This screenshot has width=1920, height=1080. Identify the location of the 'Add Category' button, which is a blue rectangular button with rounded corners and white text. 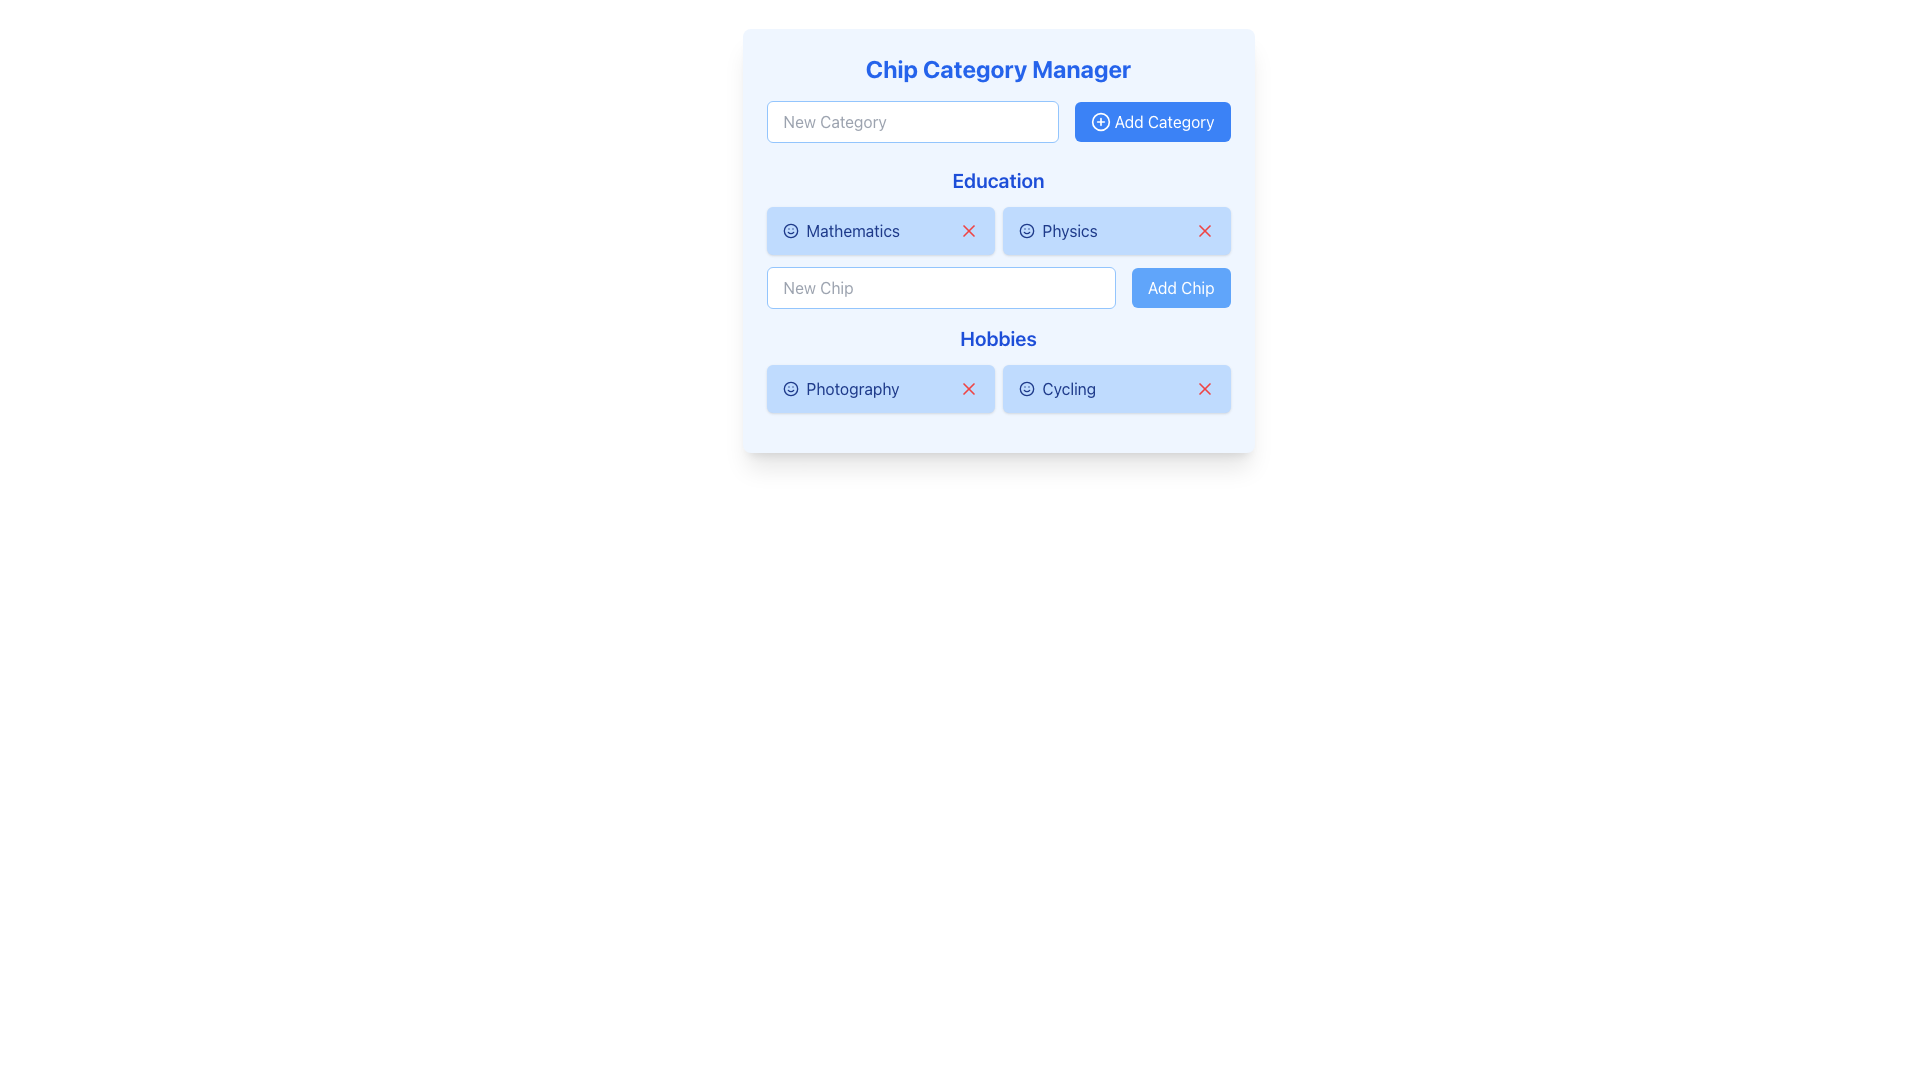
(1152, 122).